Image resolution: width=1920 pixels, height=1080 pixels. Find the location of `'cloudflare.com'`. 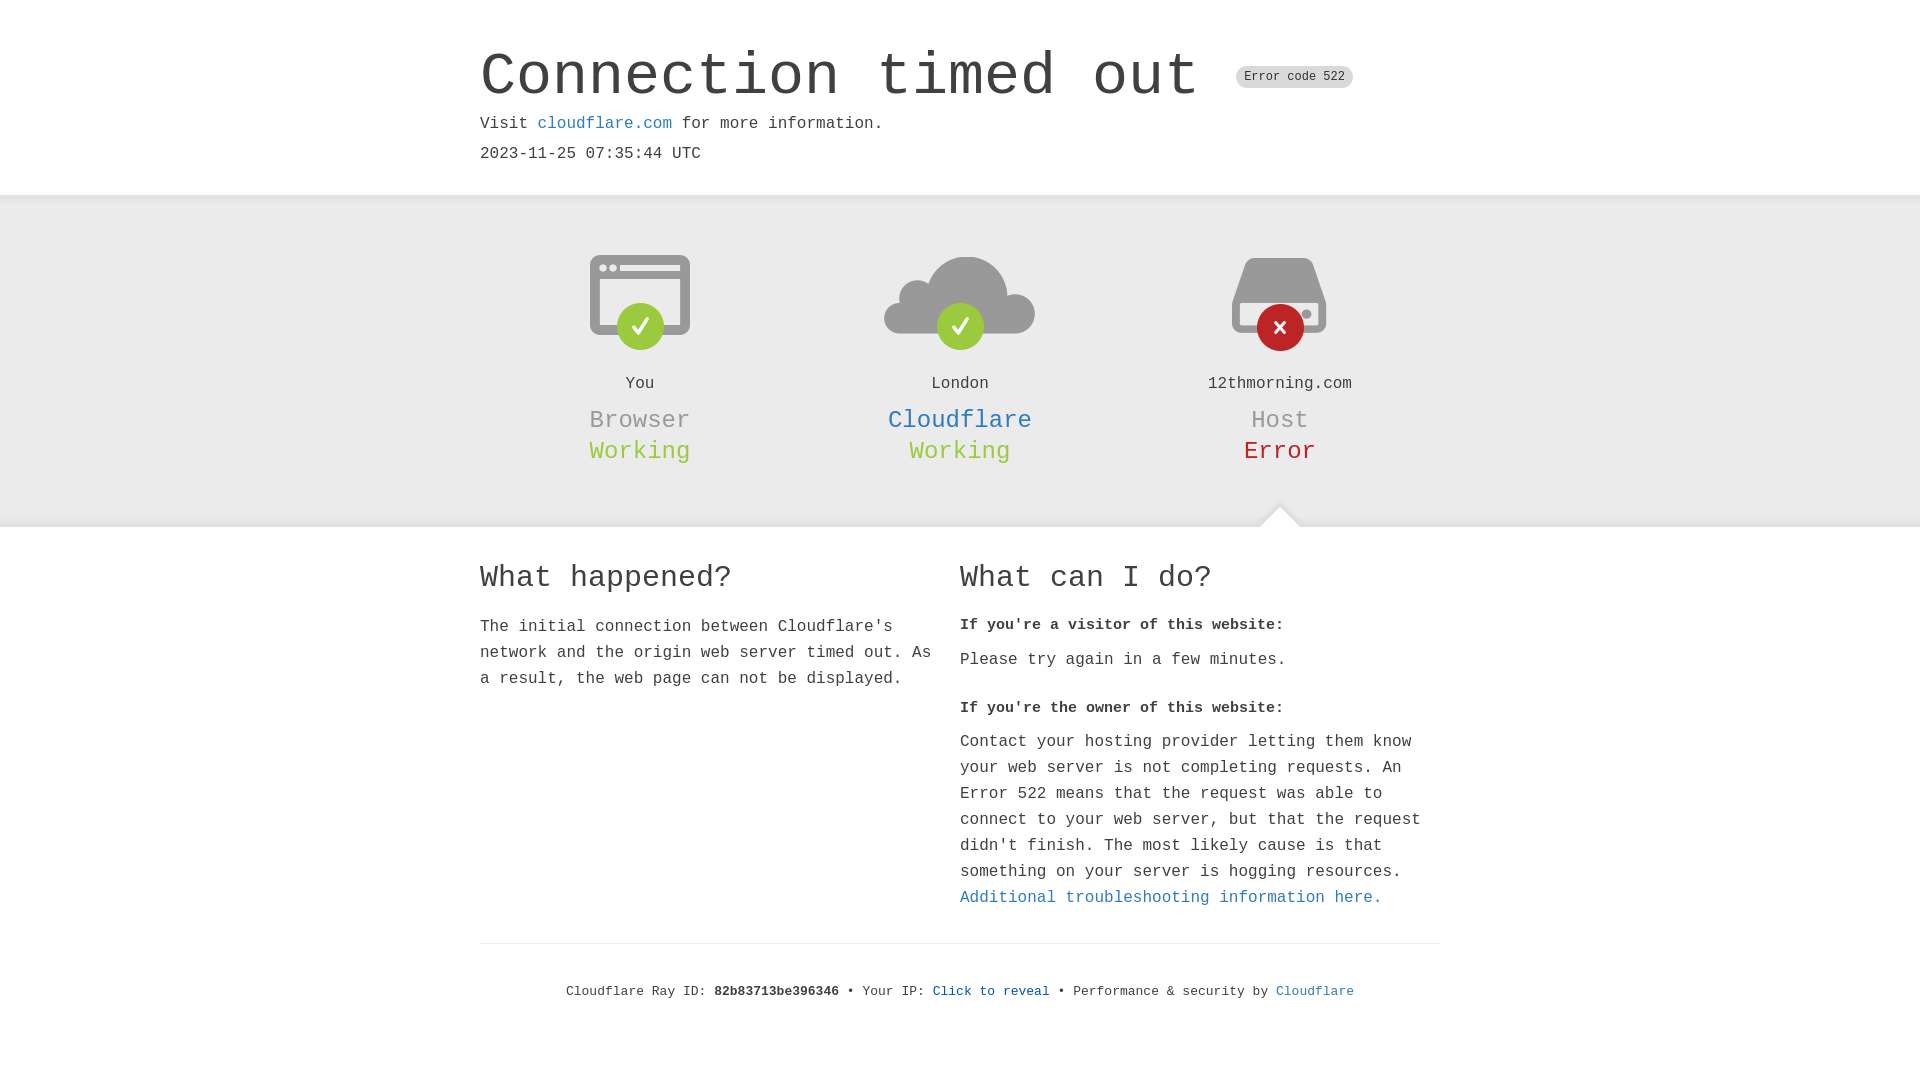

'cloudflare.com' is located at coordinates (603, 123).